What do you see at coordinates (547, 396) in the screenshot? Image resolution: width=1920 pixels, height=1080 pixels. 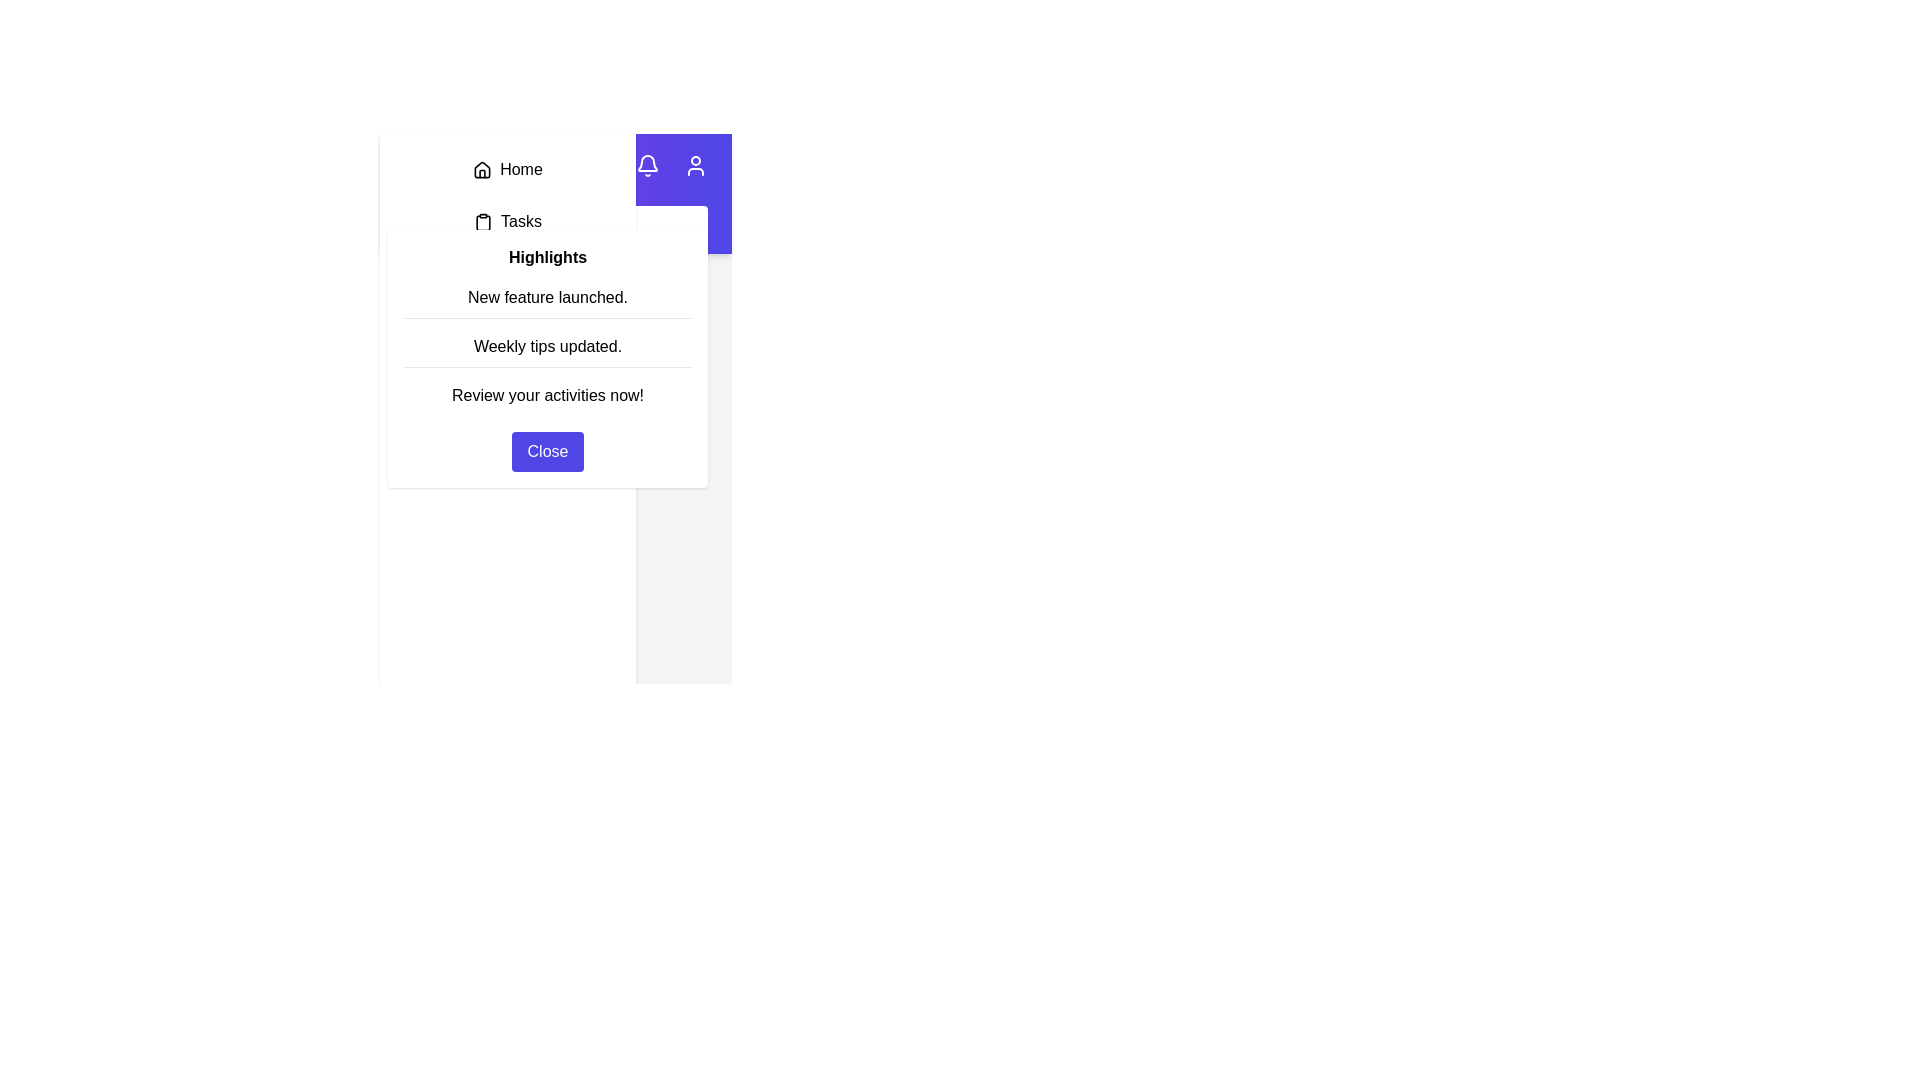 I see `the static text that displays 'Review your activities now!' located in the notification-style pop-up, which is the third item in a vertically stacked list under the 'Highlights' header` at bounding box center [547, 396].